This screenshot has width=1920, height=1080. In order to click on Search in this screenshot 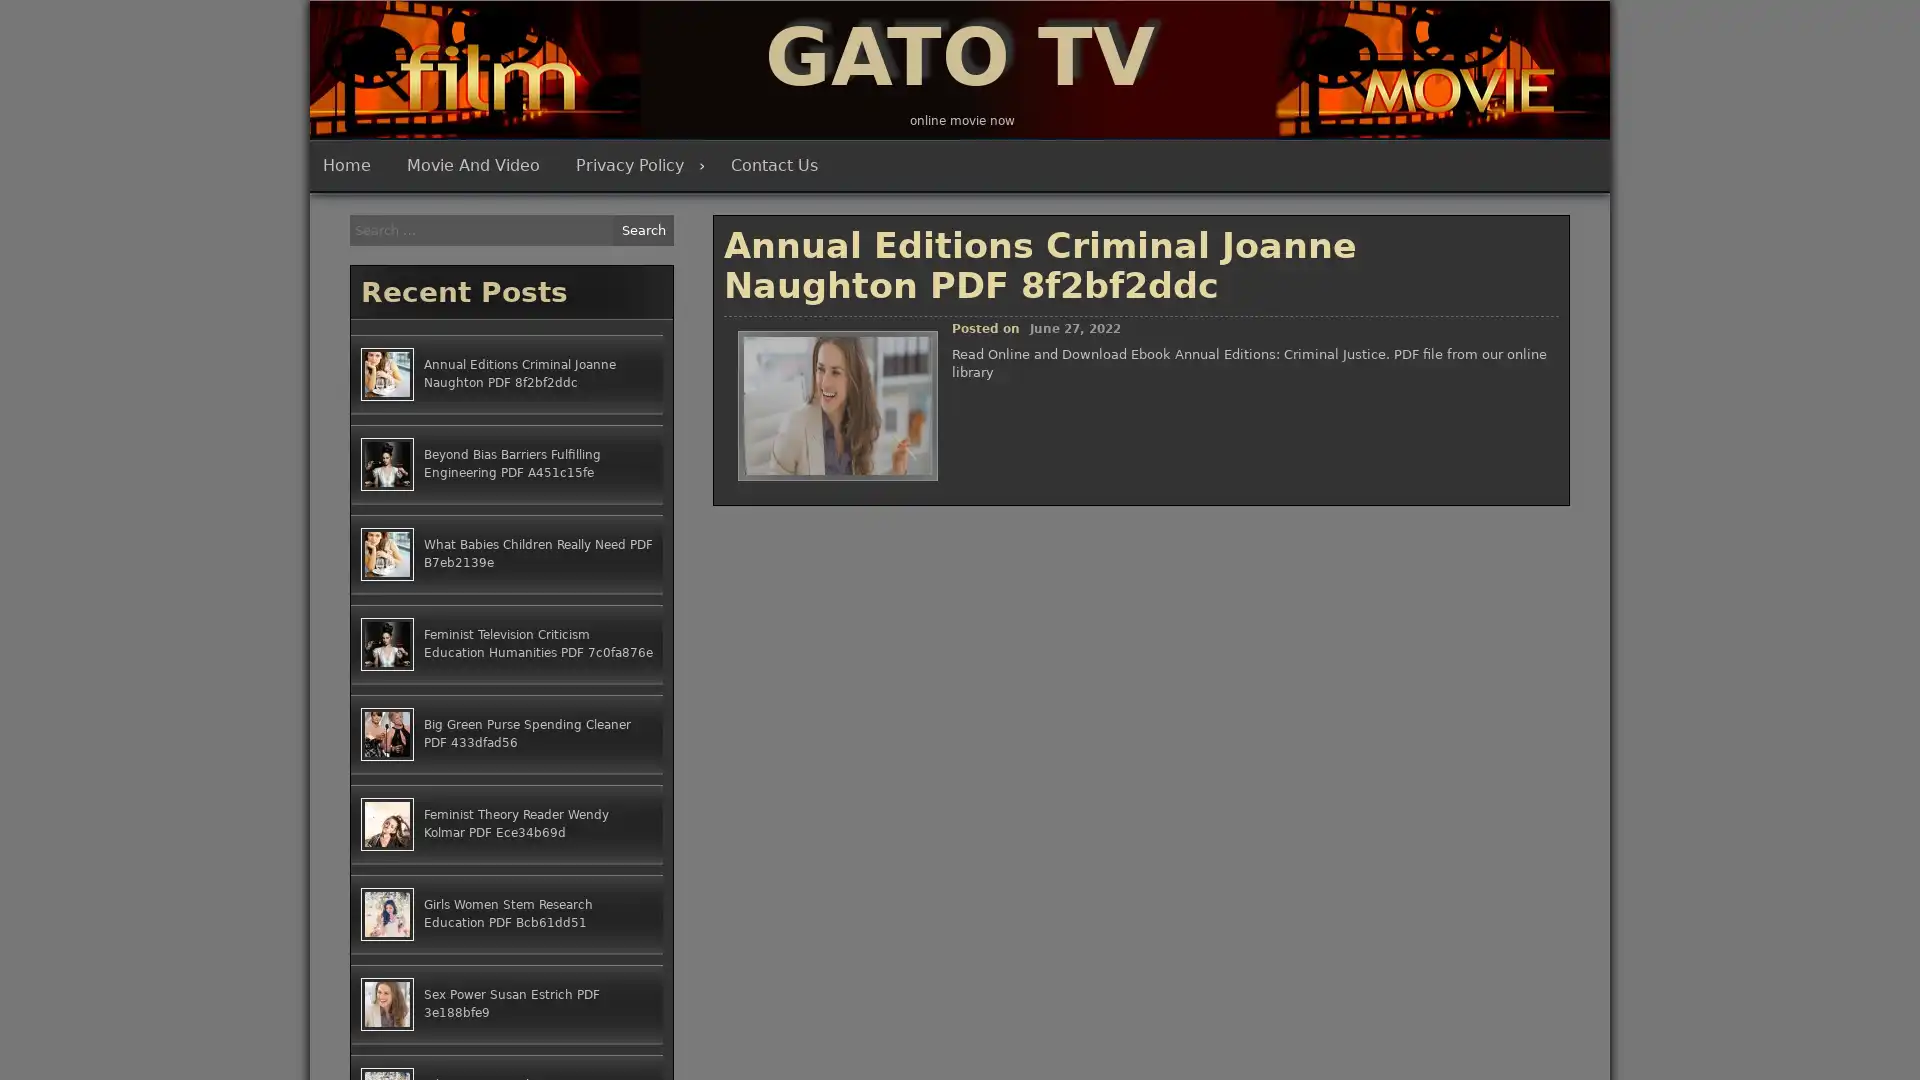, I will do `click(643, 229)`.